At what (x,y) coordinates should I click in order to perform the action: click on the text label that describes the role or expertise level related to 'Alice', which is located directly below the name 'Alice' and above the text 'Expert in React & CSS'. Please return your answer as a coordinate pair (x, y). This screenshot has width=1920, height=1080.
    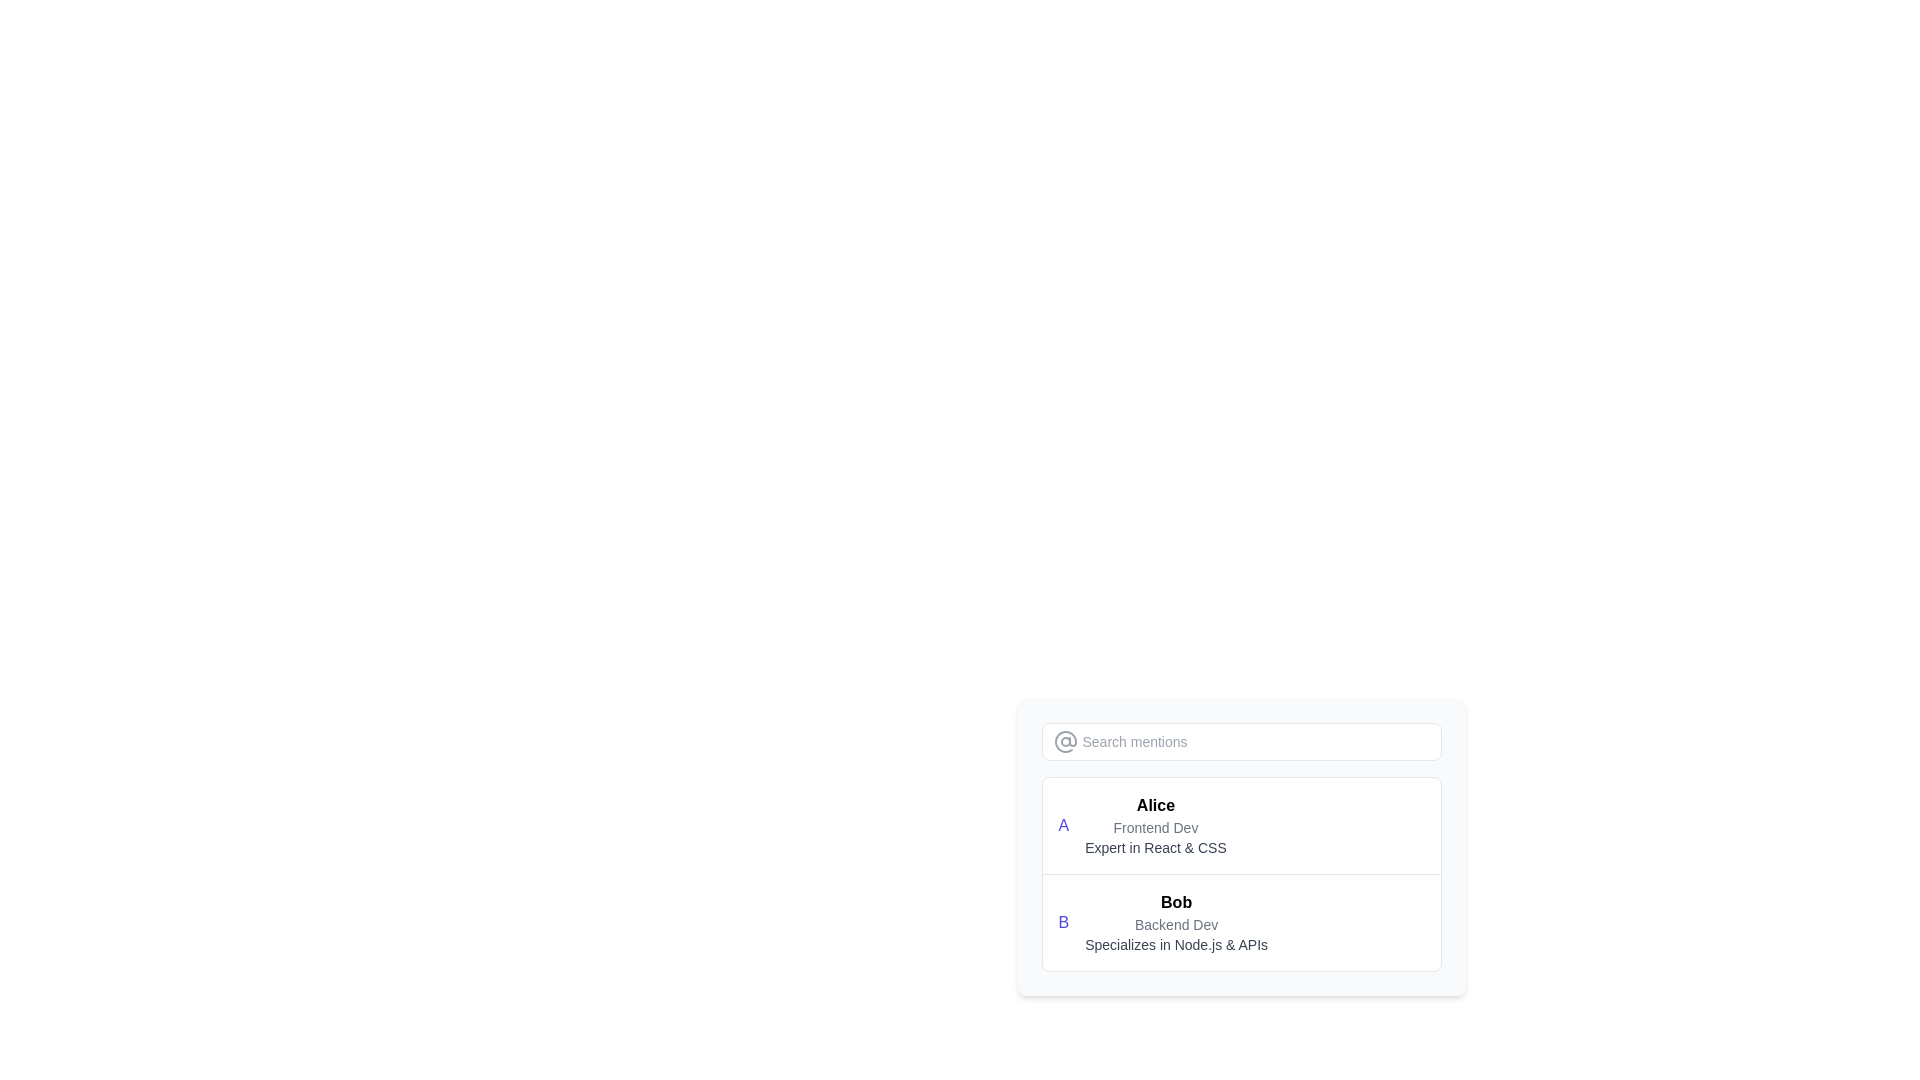
    Looking at the image, I should click on (1156, 828).